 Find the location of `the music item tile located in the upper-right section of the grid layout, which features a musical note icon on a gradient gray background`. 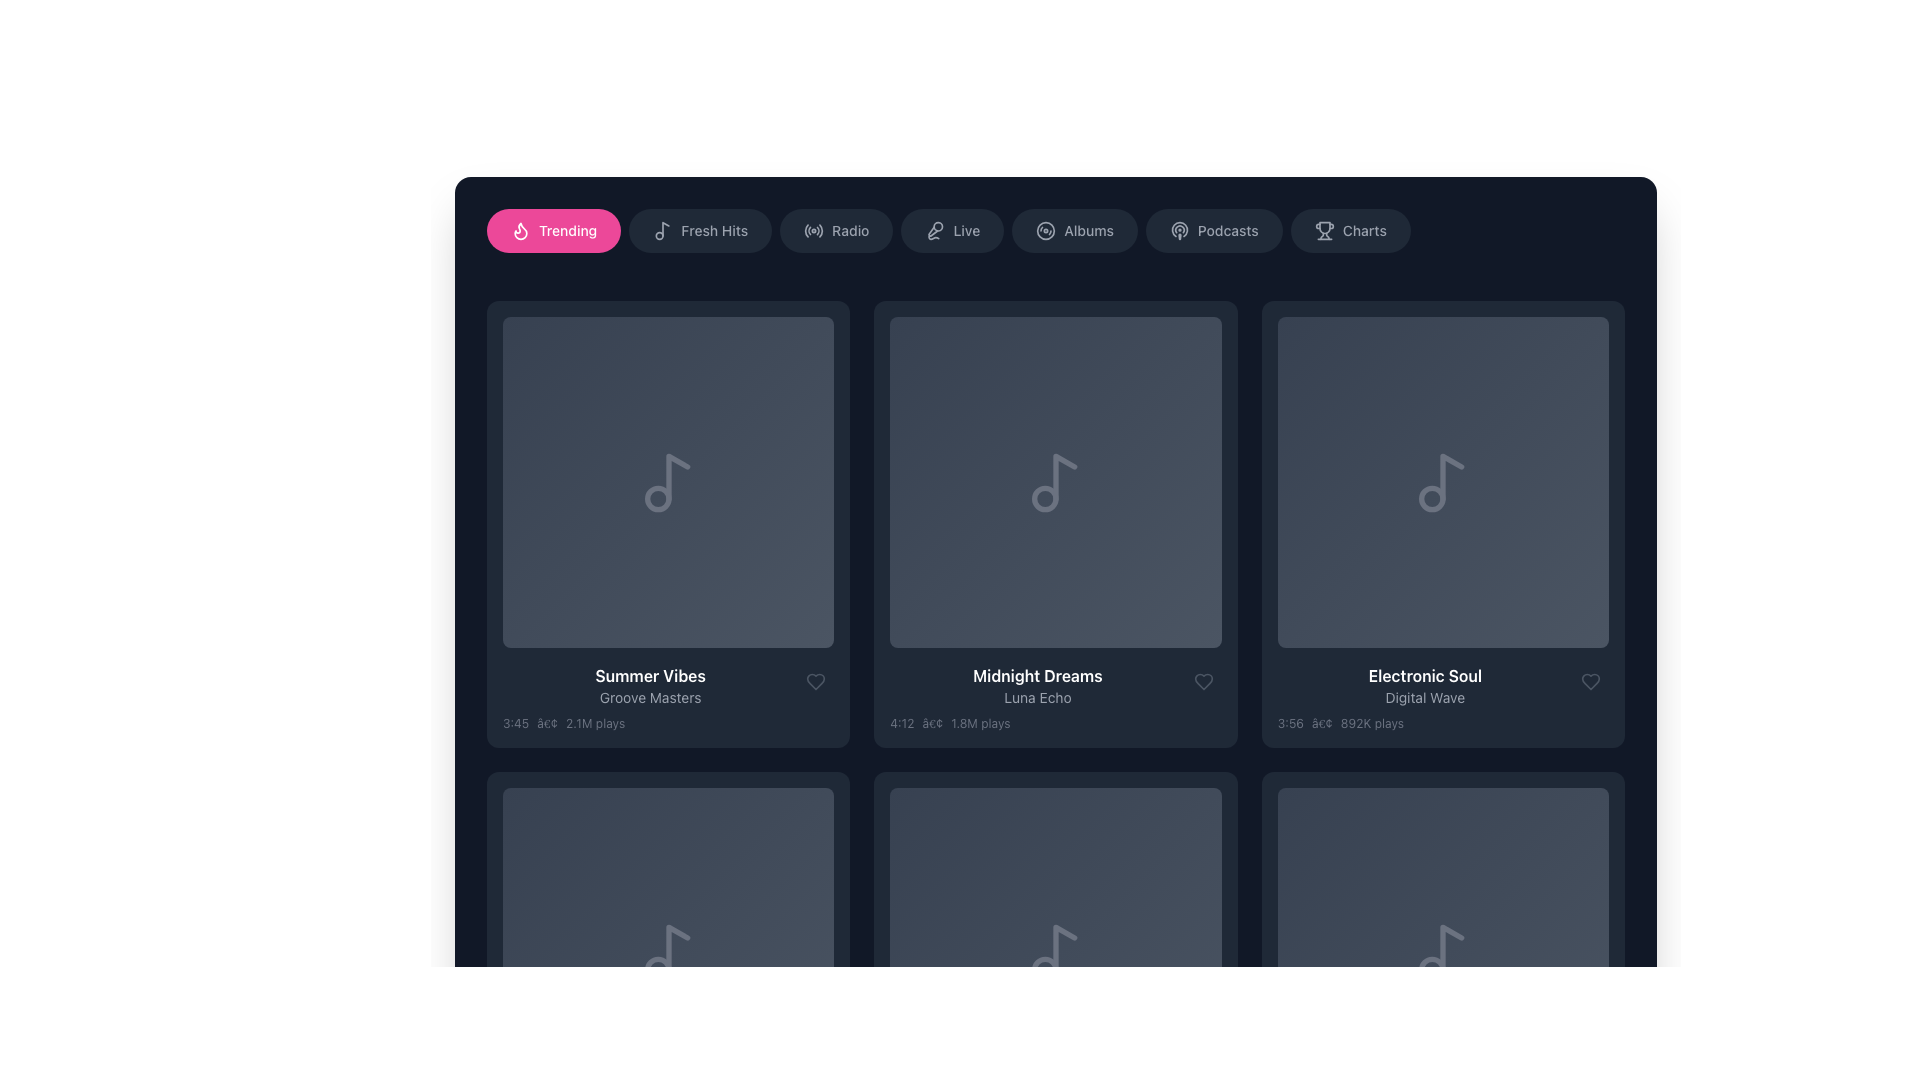

the music item tile located in the upper-right section of the grid layout, which features a musical note icon on a gradient gray background is located at coordinates (1443, 482).